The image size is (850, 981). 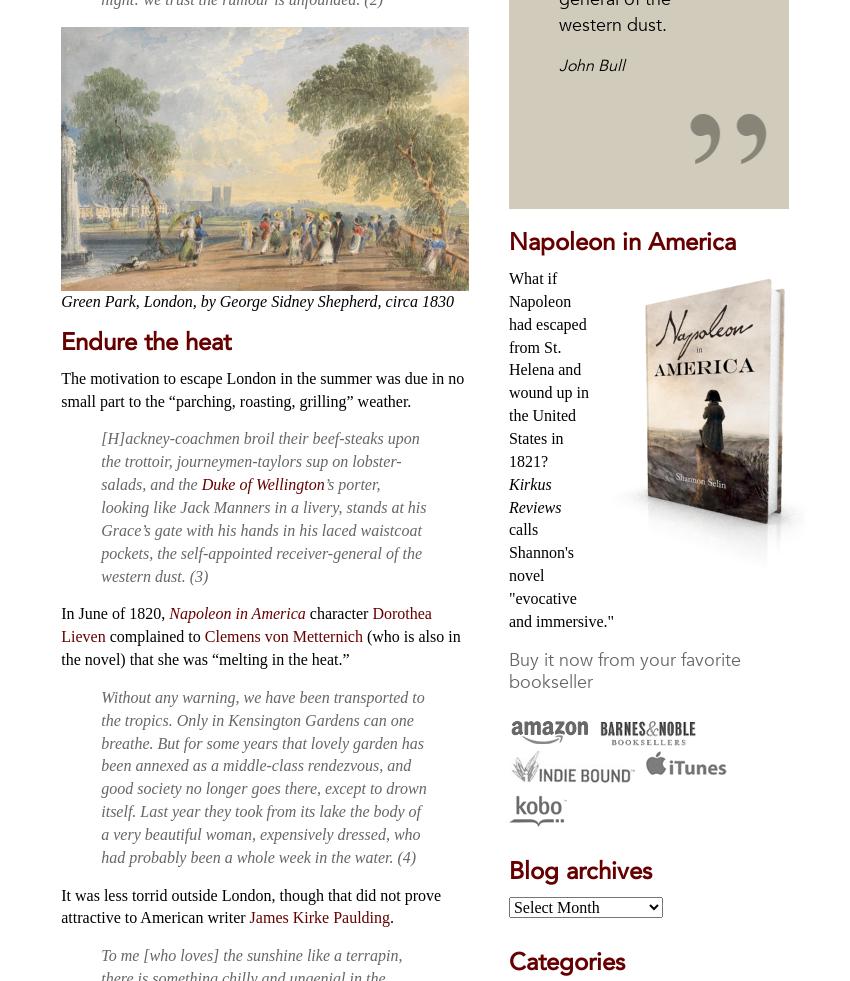 I want to click on '’s porter, looking like Jack Manners in a livery, stands at his Grace’s gate with his hands in his laced waistcoat pockets, the self-appointed receiver-general of the western dust. (3)', so click(x=99, y=530).